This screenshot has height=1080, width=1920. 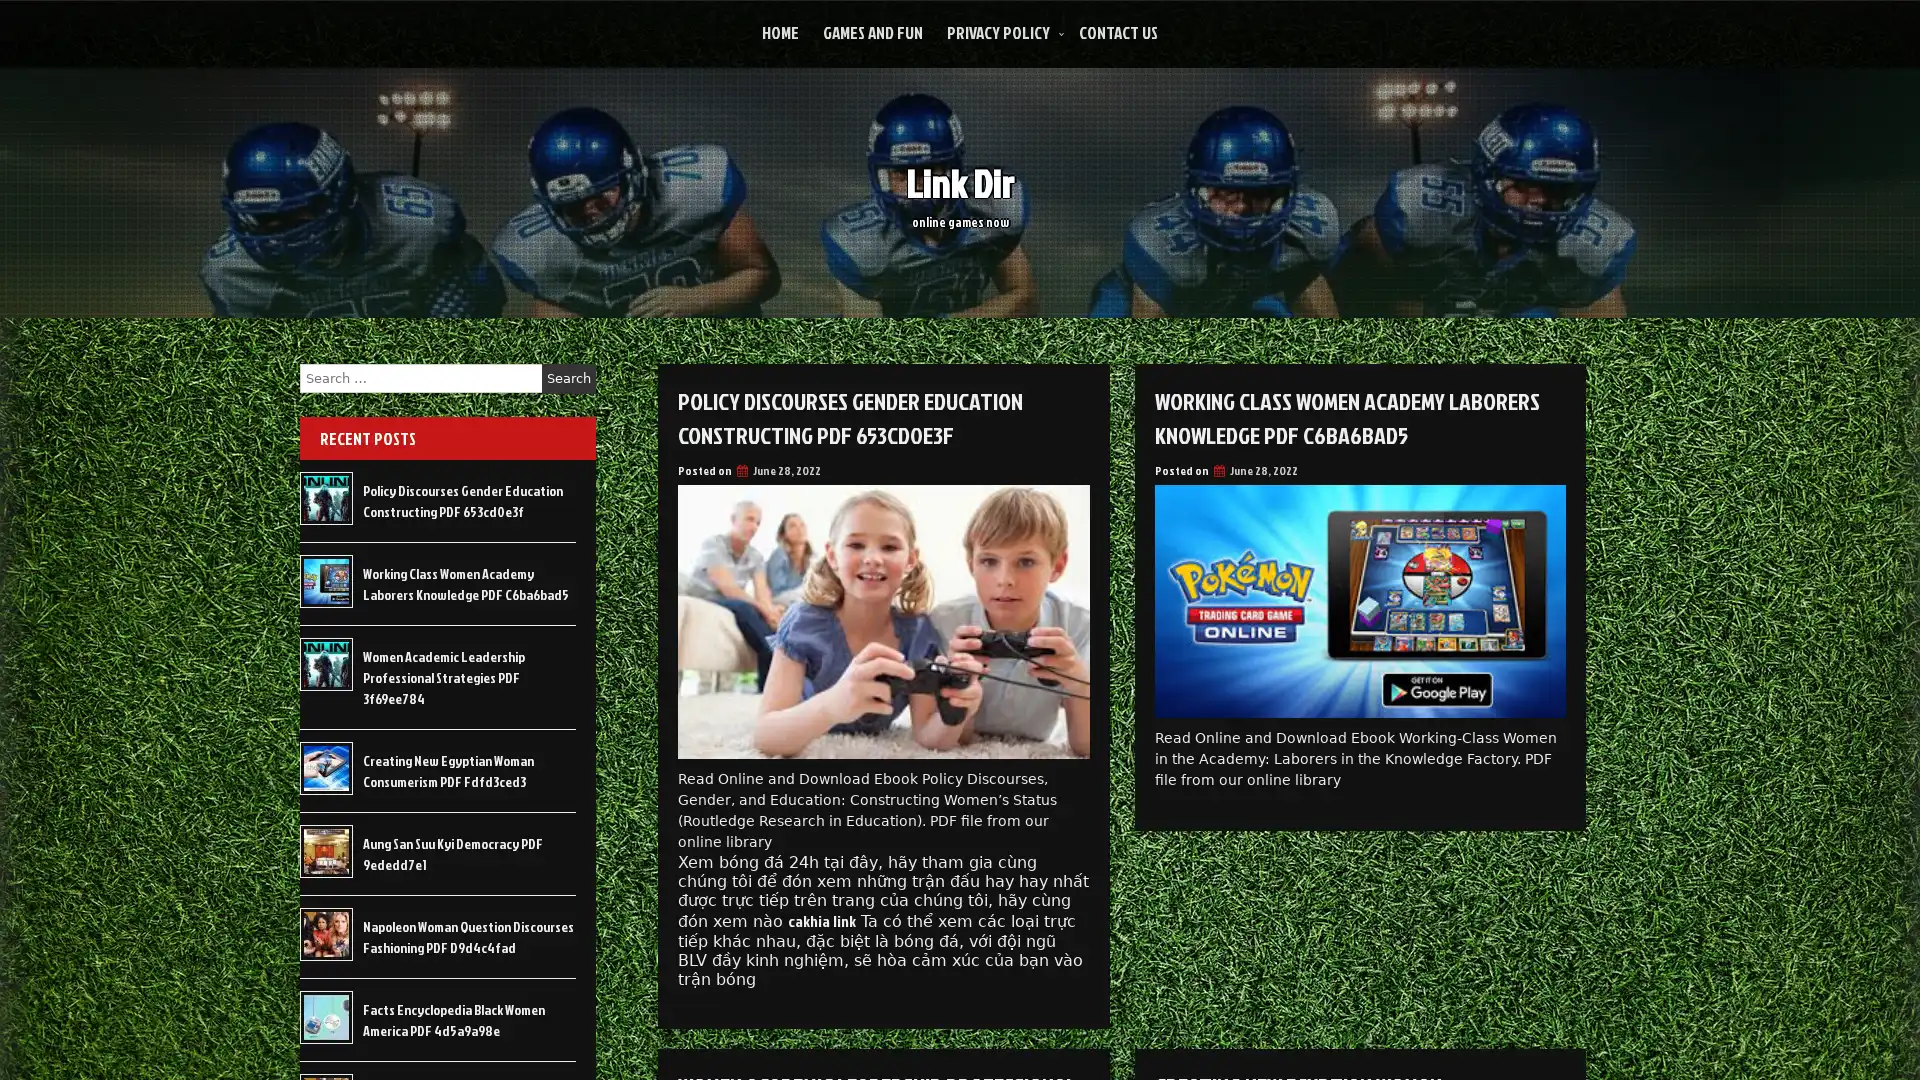 I want to click on Search, so click(x=568, y=378).